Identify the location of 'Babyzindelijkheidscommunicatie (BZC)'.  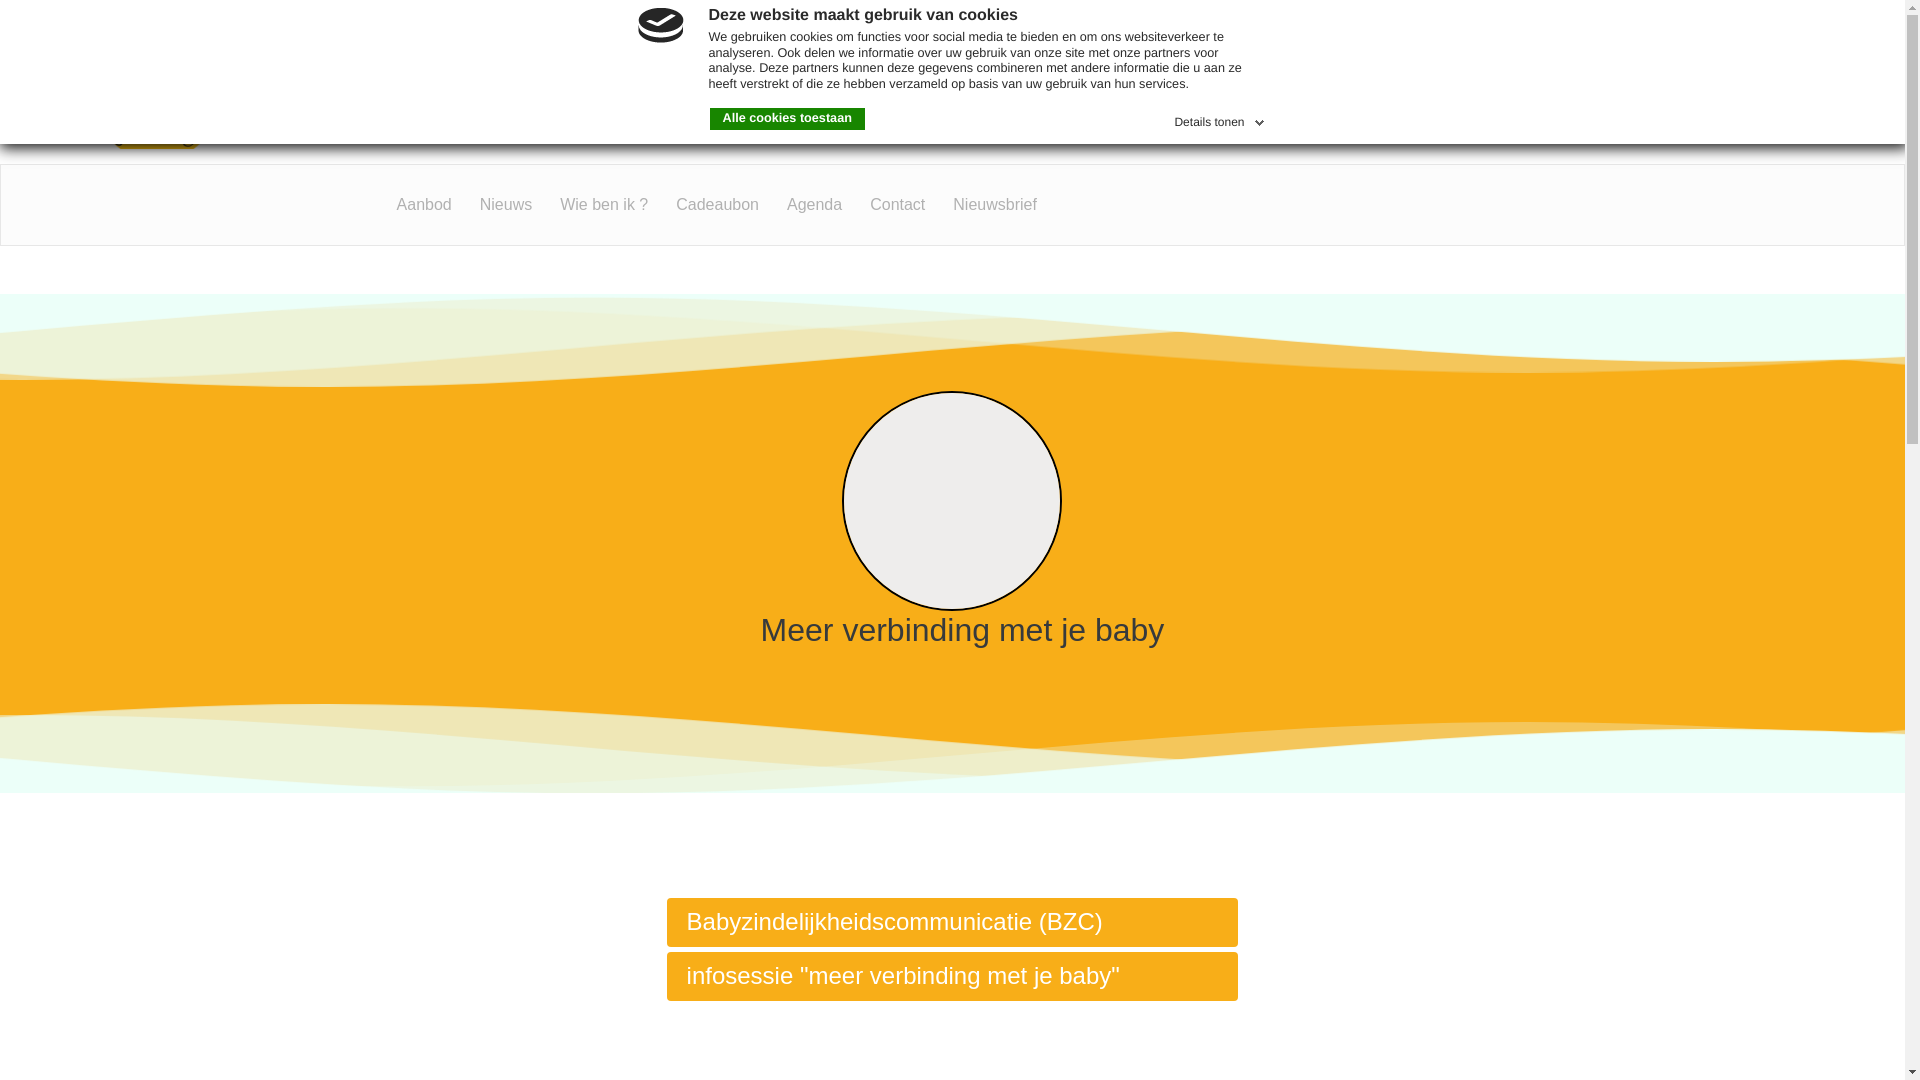
(952, 922).